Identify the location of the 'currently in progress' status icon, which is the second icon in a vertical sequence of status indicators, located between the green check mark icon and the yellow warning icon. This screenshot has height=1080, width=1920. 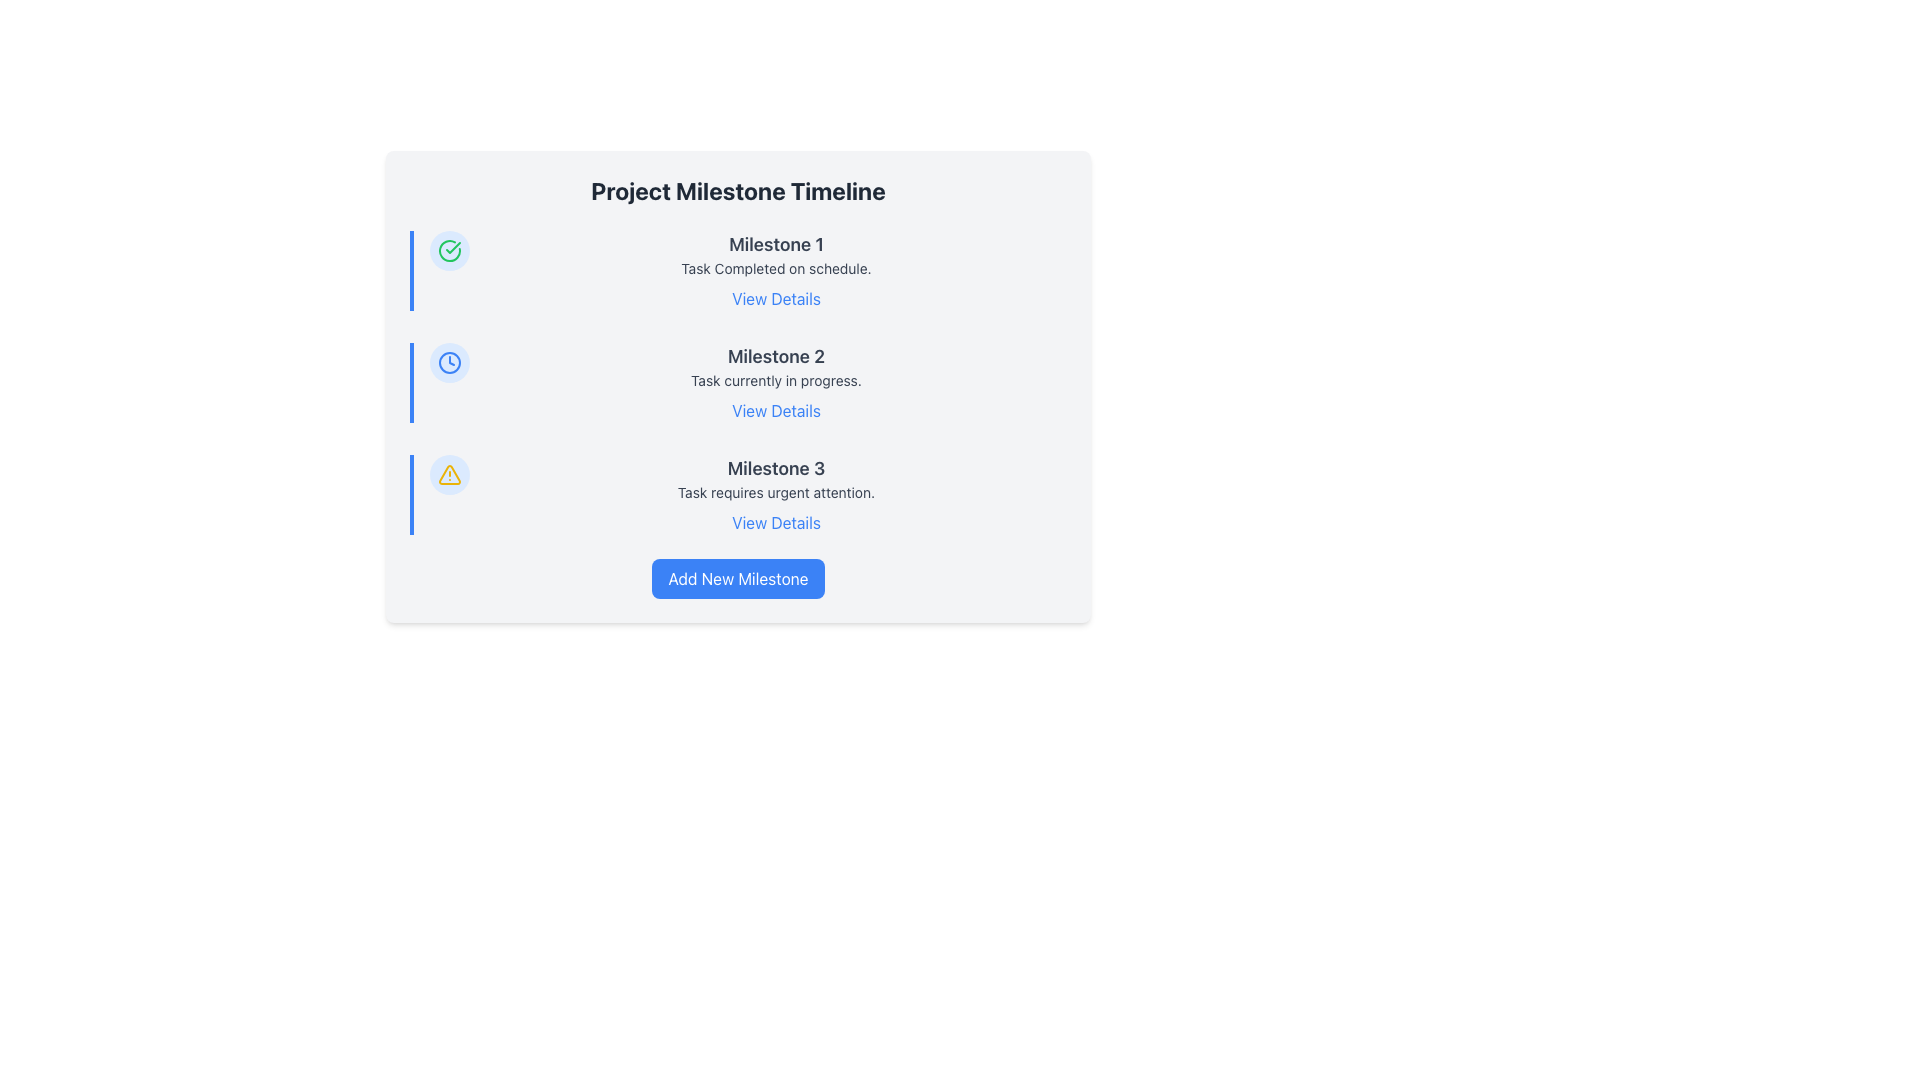
(449, 362).